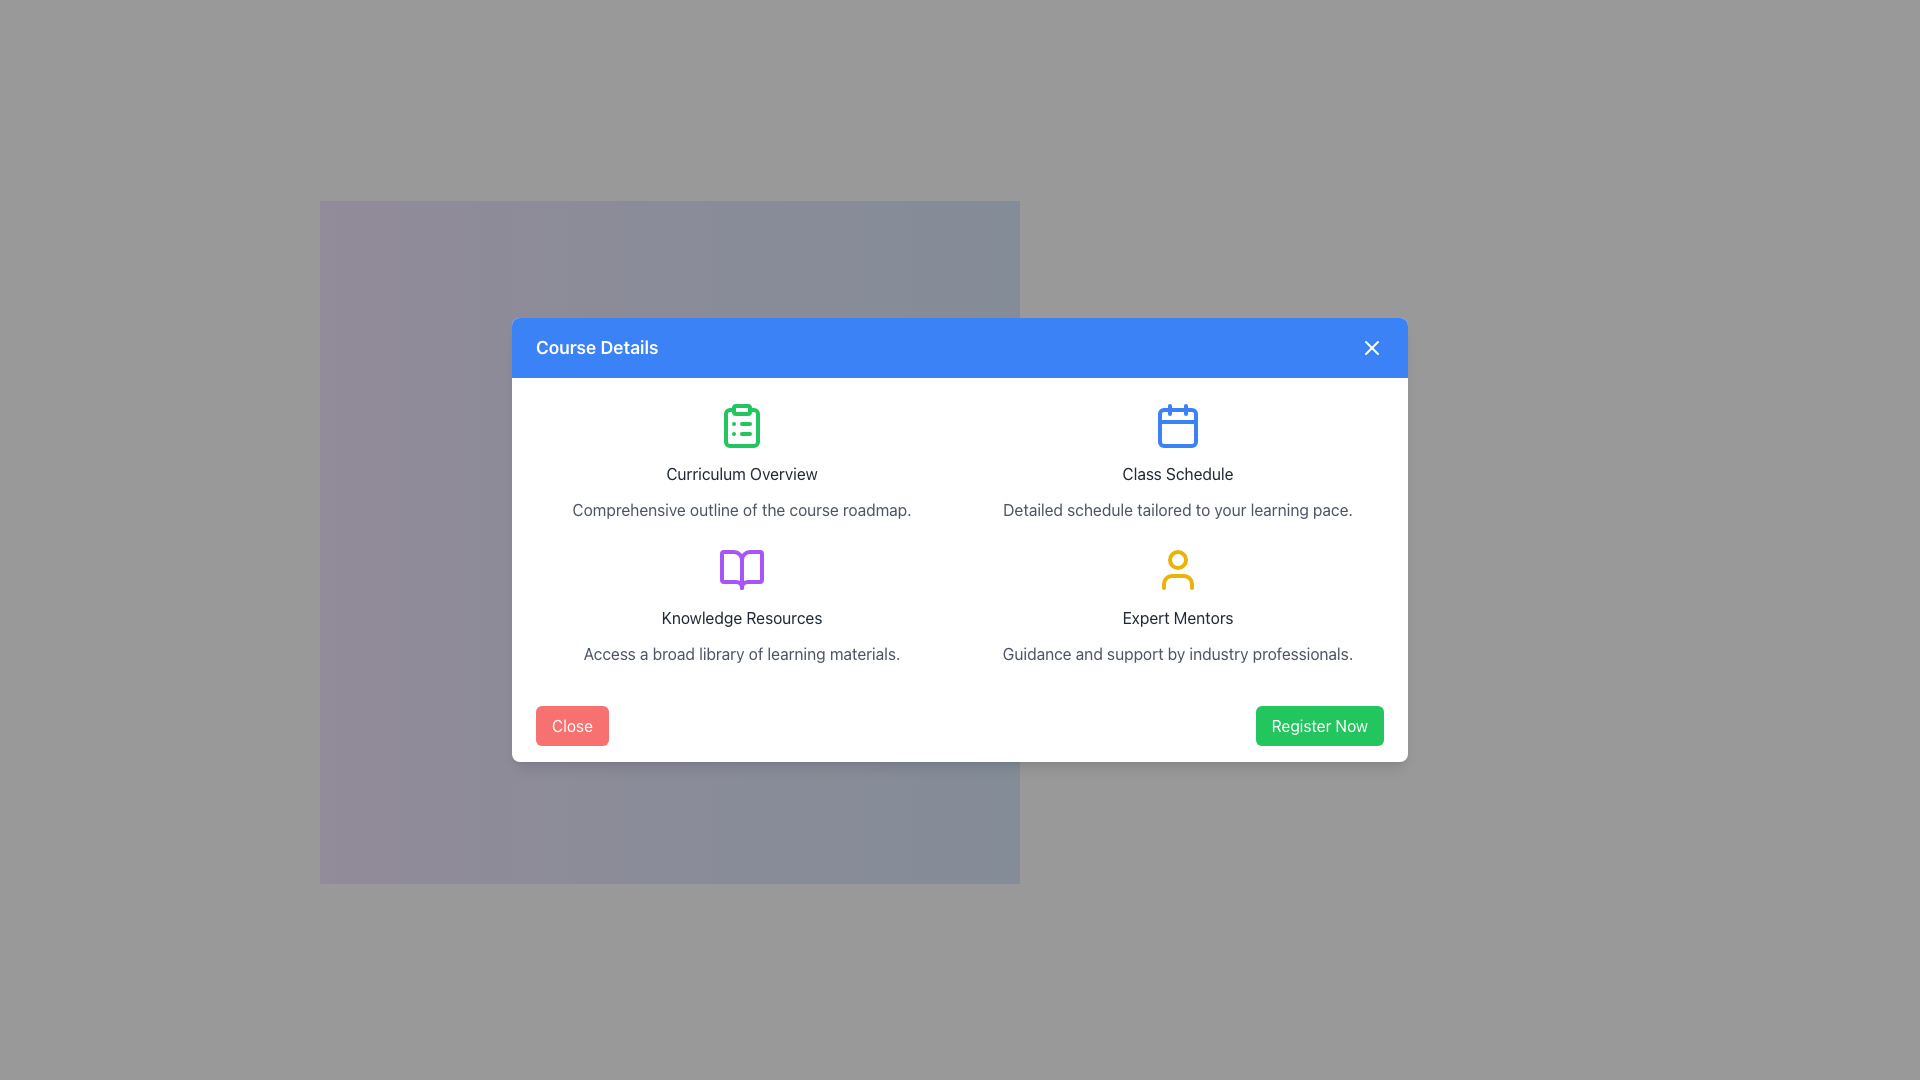 Image resolution: width=1920 pixels, height=1080 pixels. What do you see at coordinates (741, 508) in the screenshot?
I see `text label containing the phrase 'Comprehensive outline of the course roadmap.' which is styled with a gray font and positioned underneath the 'Curriculum Overview' title` at bounding box center [741, 508].